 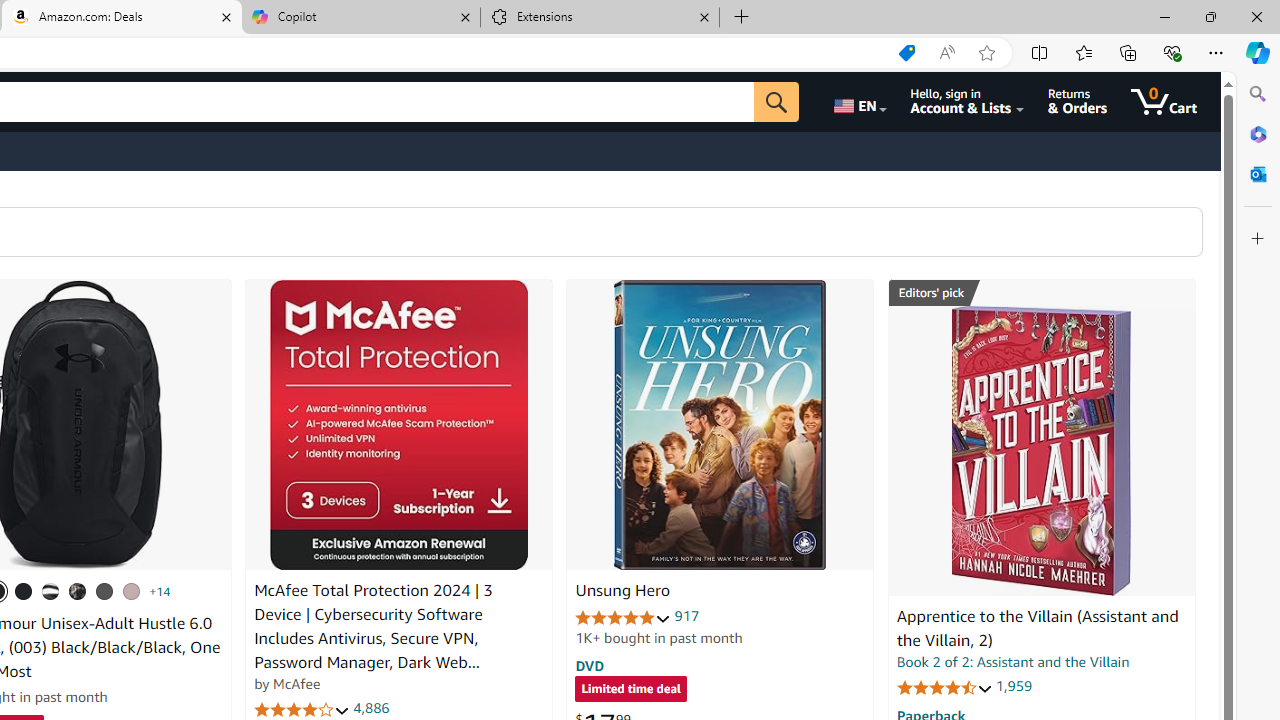 I want to click on 'Returns & Orders', so click(x=1076, y=101).